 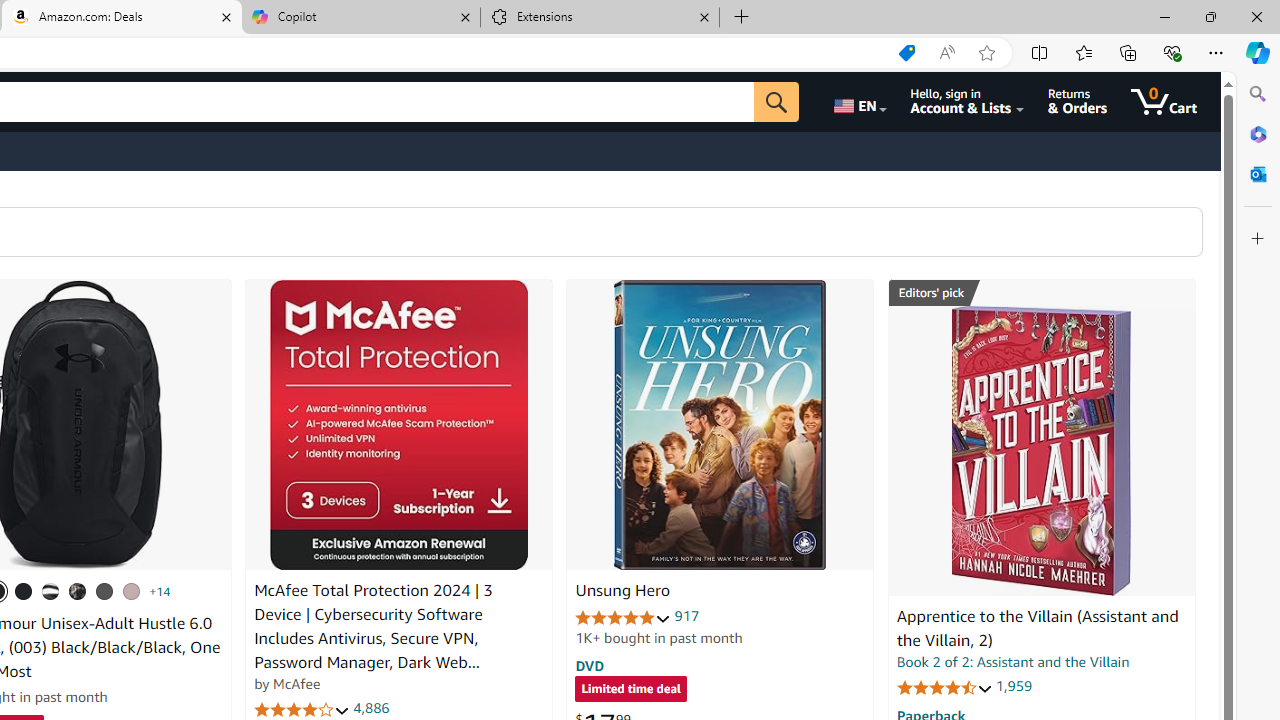 I want to click on 'Returns & Orders', so click(x=1076, y=101).